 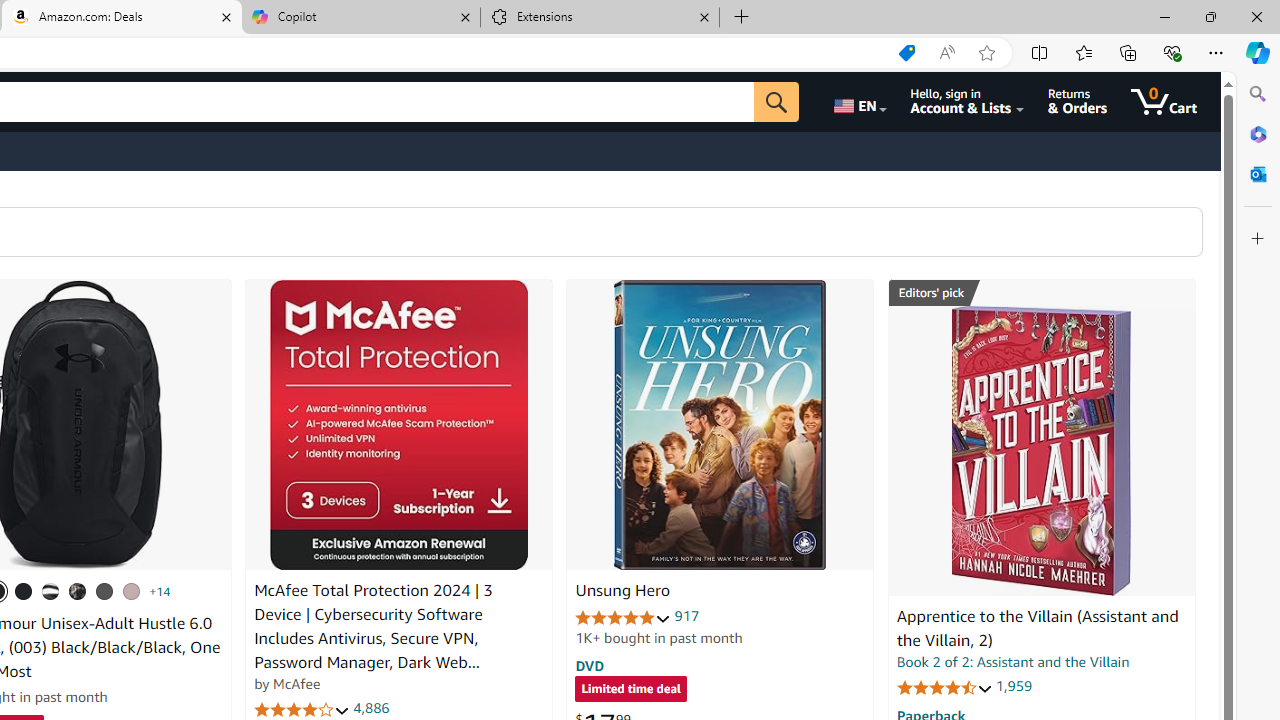 I want to click on 'Returns & Orders', so click(x=1076, y=101).